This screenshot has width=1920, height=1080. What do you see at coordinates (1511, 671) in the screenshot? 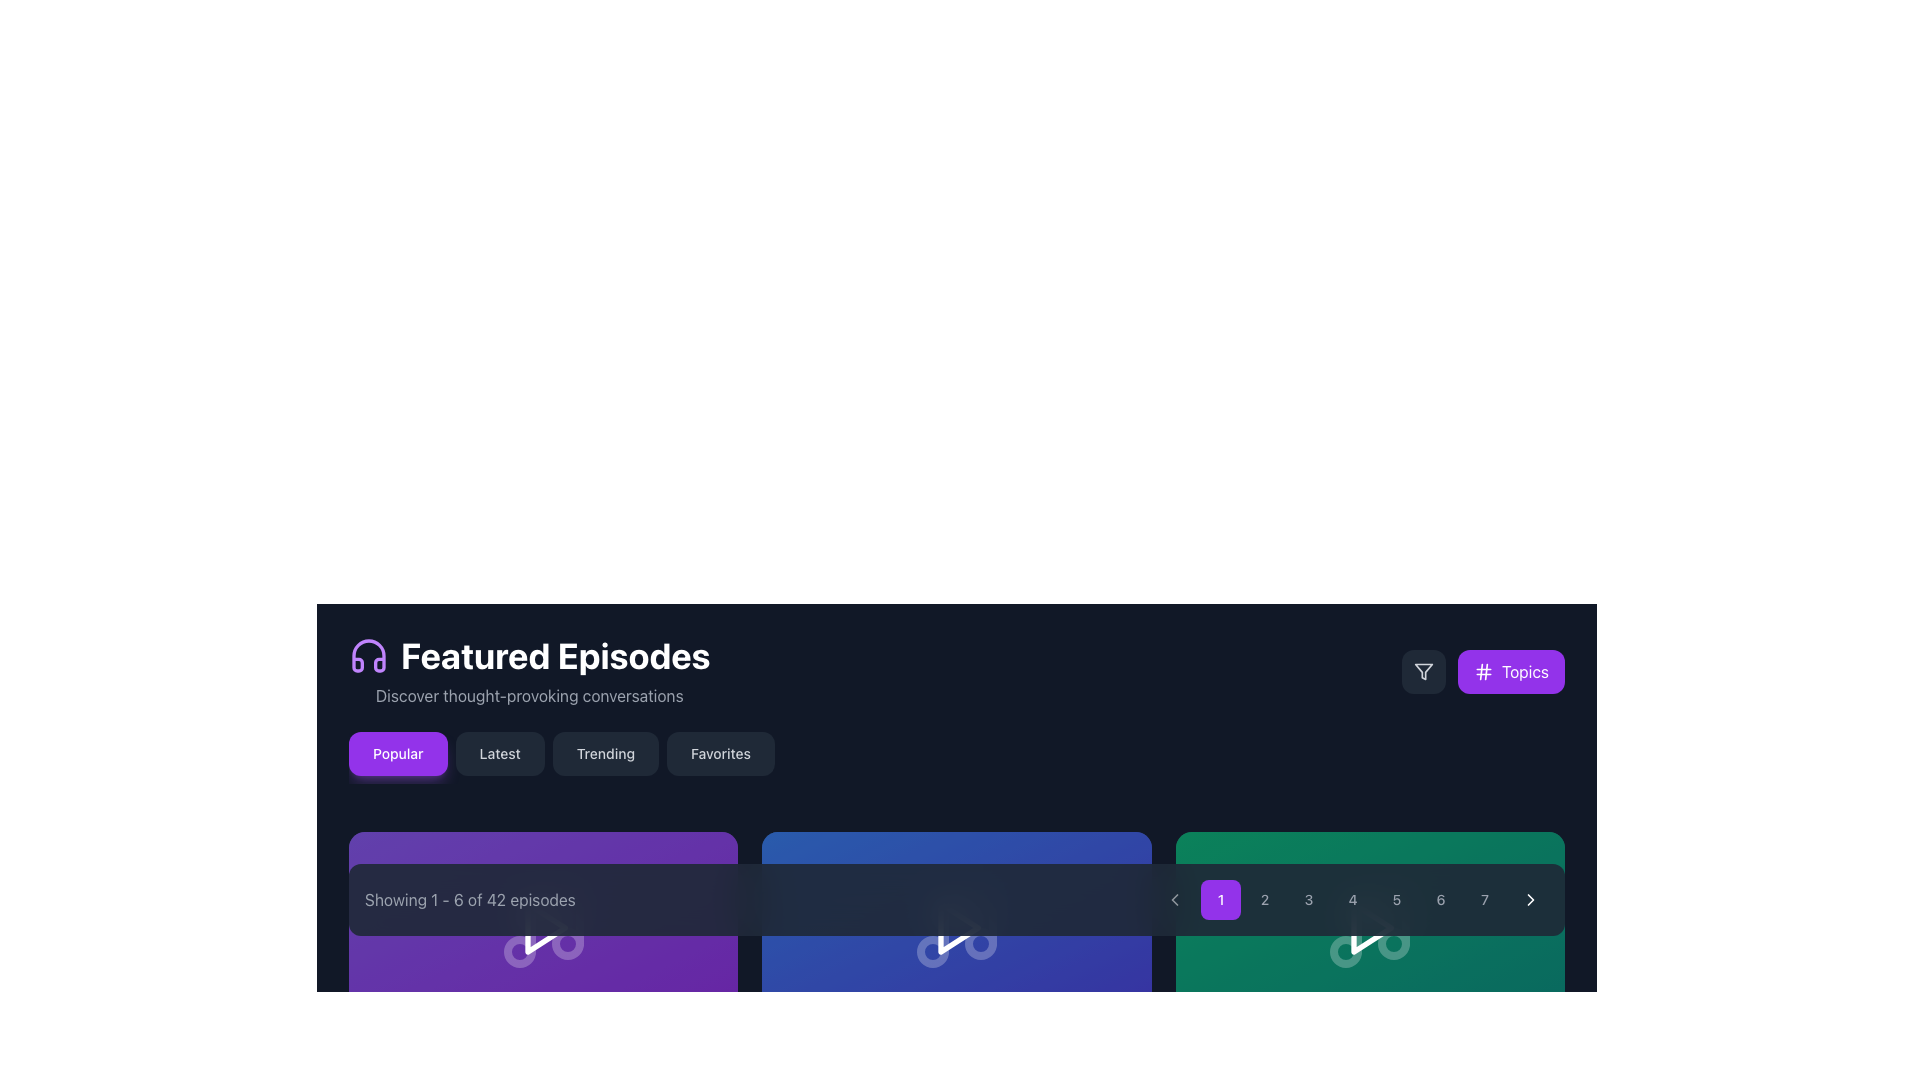
I see `the button related to 'Topics' located in the top-right corner of the UI, immediately to the right of the filter icon styled button` at bounding box center [1511, 671].